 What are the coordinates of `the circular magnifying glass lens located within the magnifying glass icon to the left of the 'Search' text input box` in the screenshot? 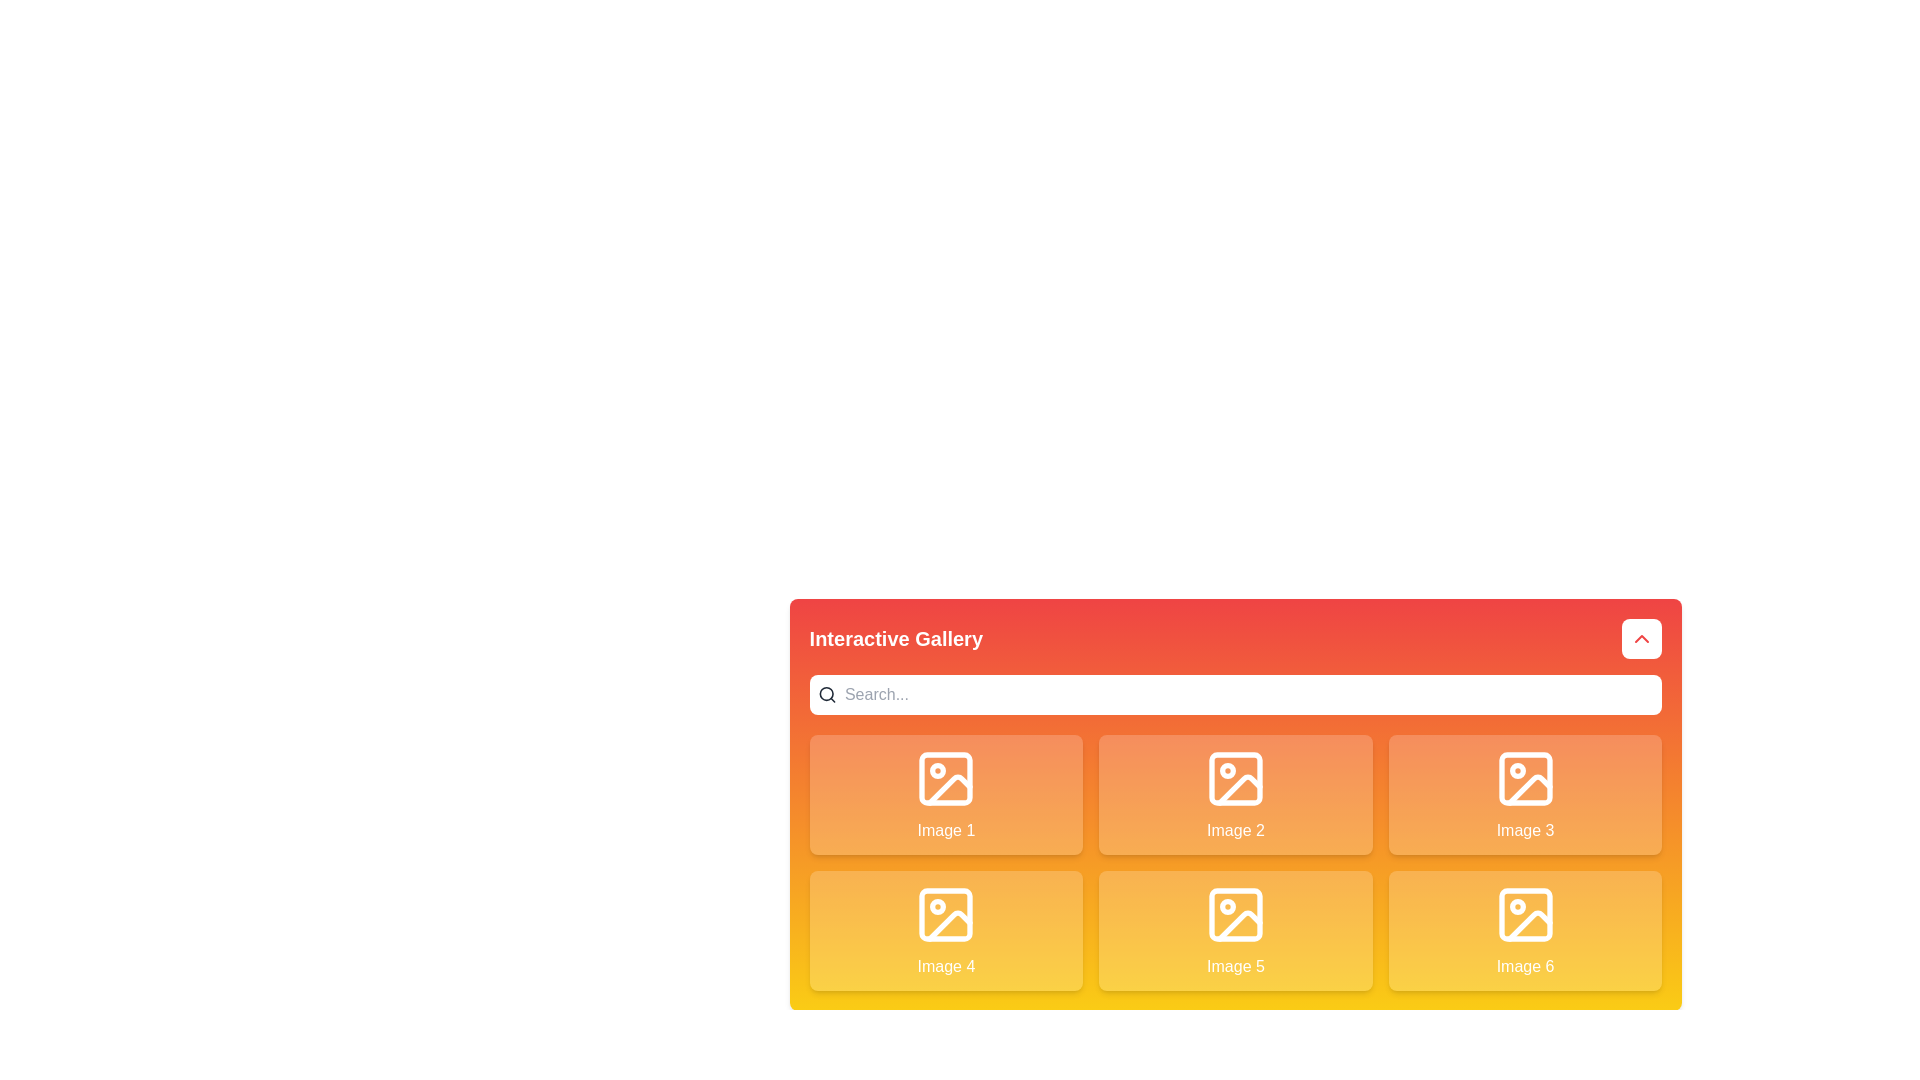 It's located at (826, 693).